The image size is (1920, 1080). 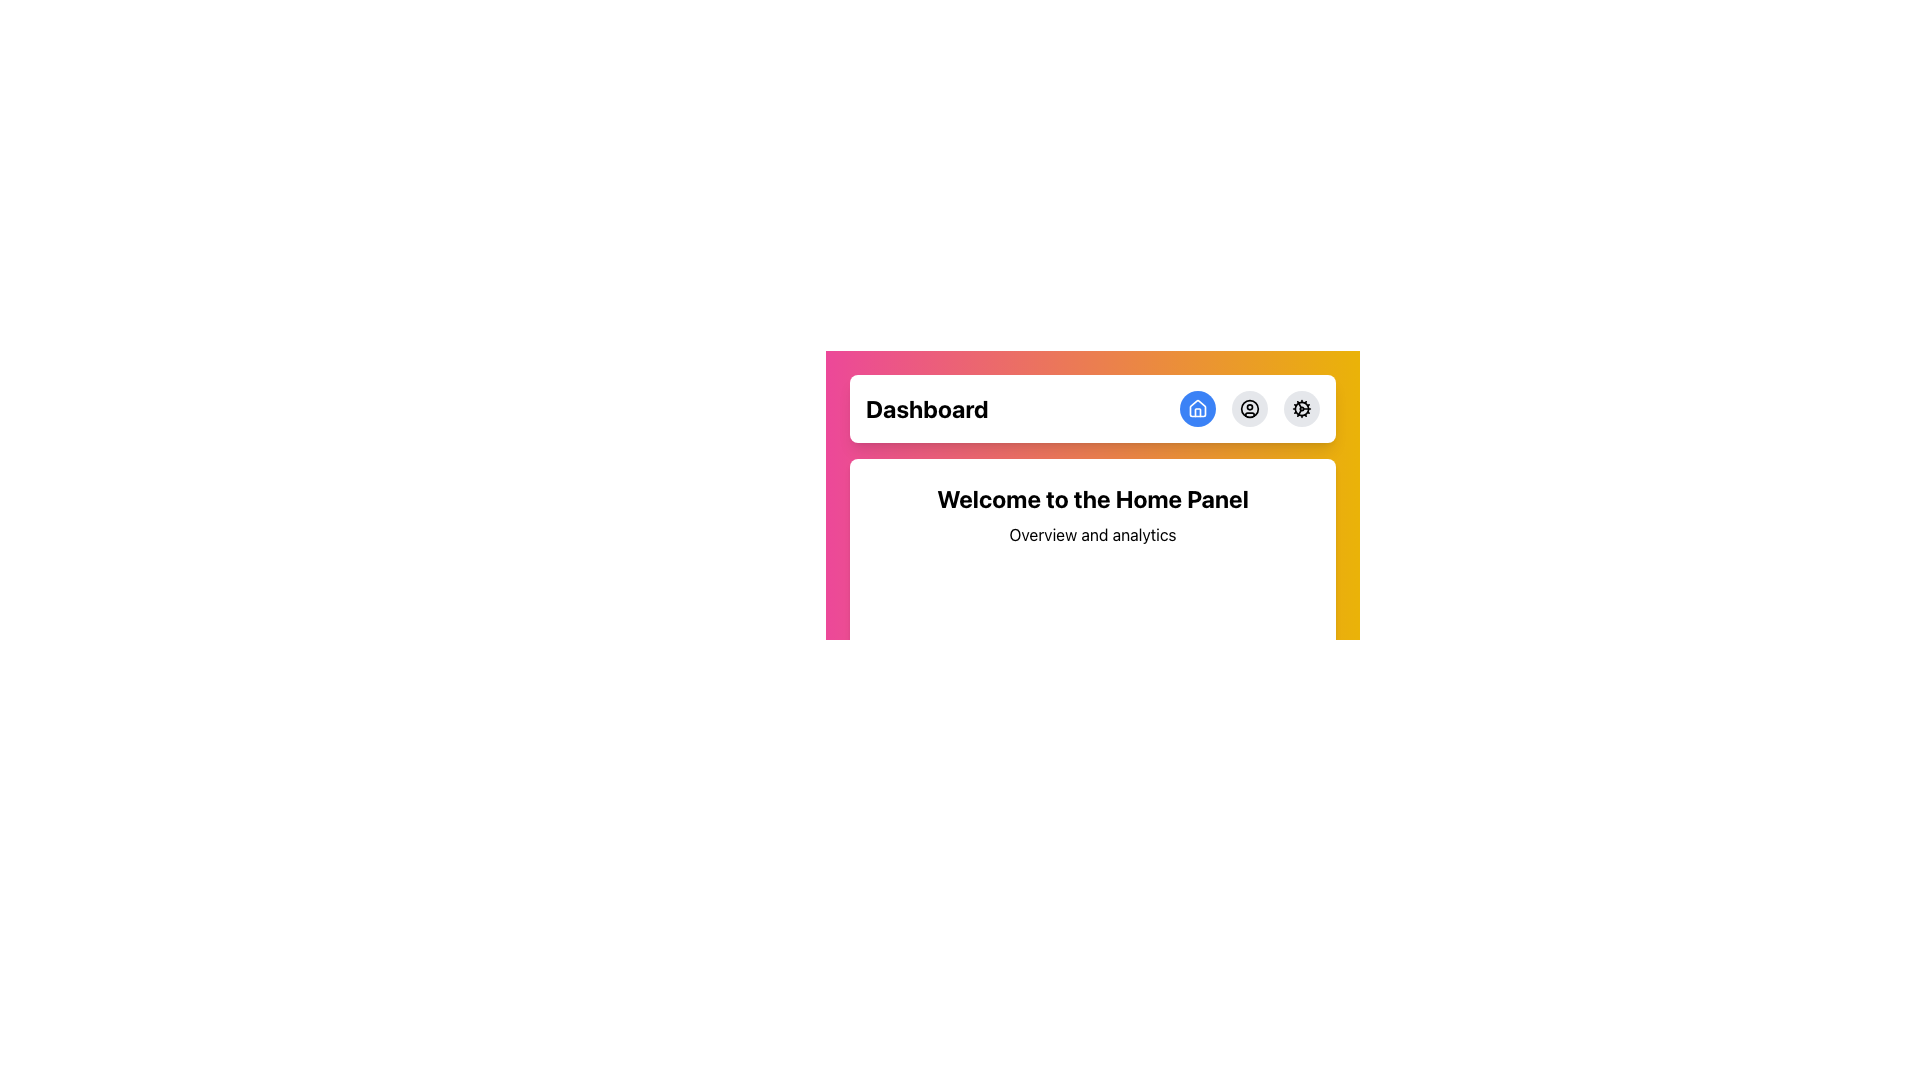 I want to click on the house-shaped icon button with a blue background located near the top center of the header section for accessibility, so click(x=1198, y=407).